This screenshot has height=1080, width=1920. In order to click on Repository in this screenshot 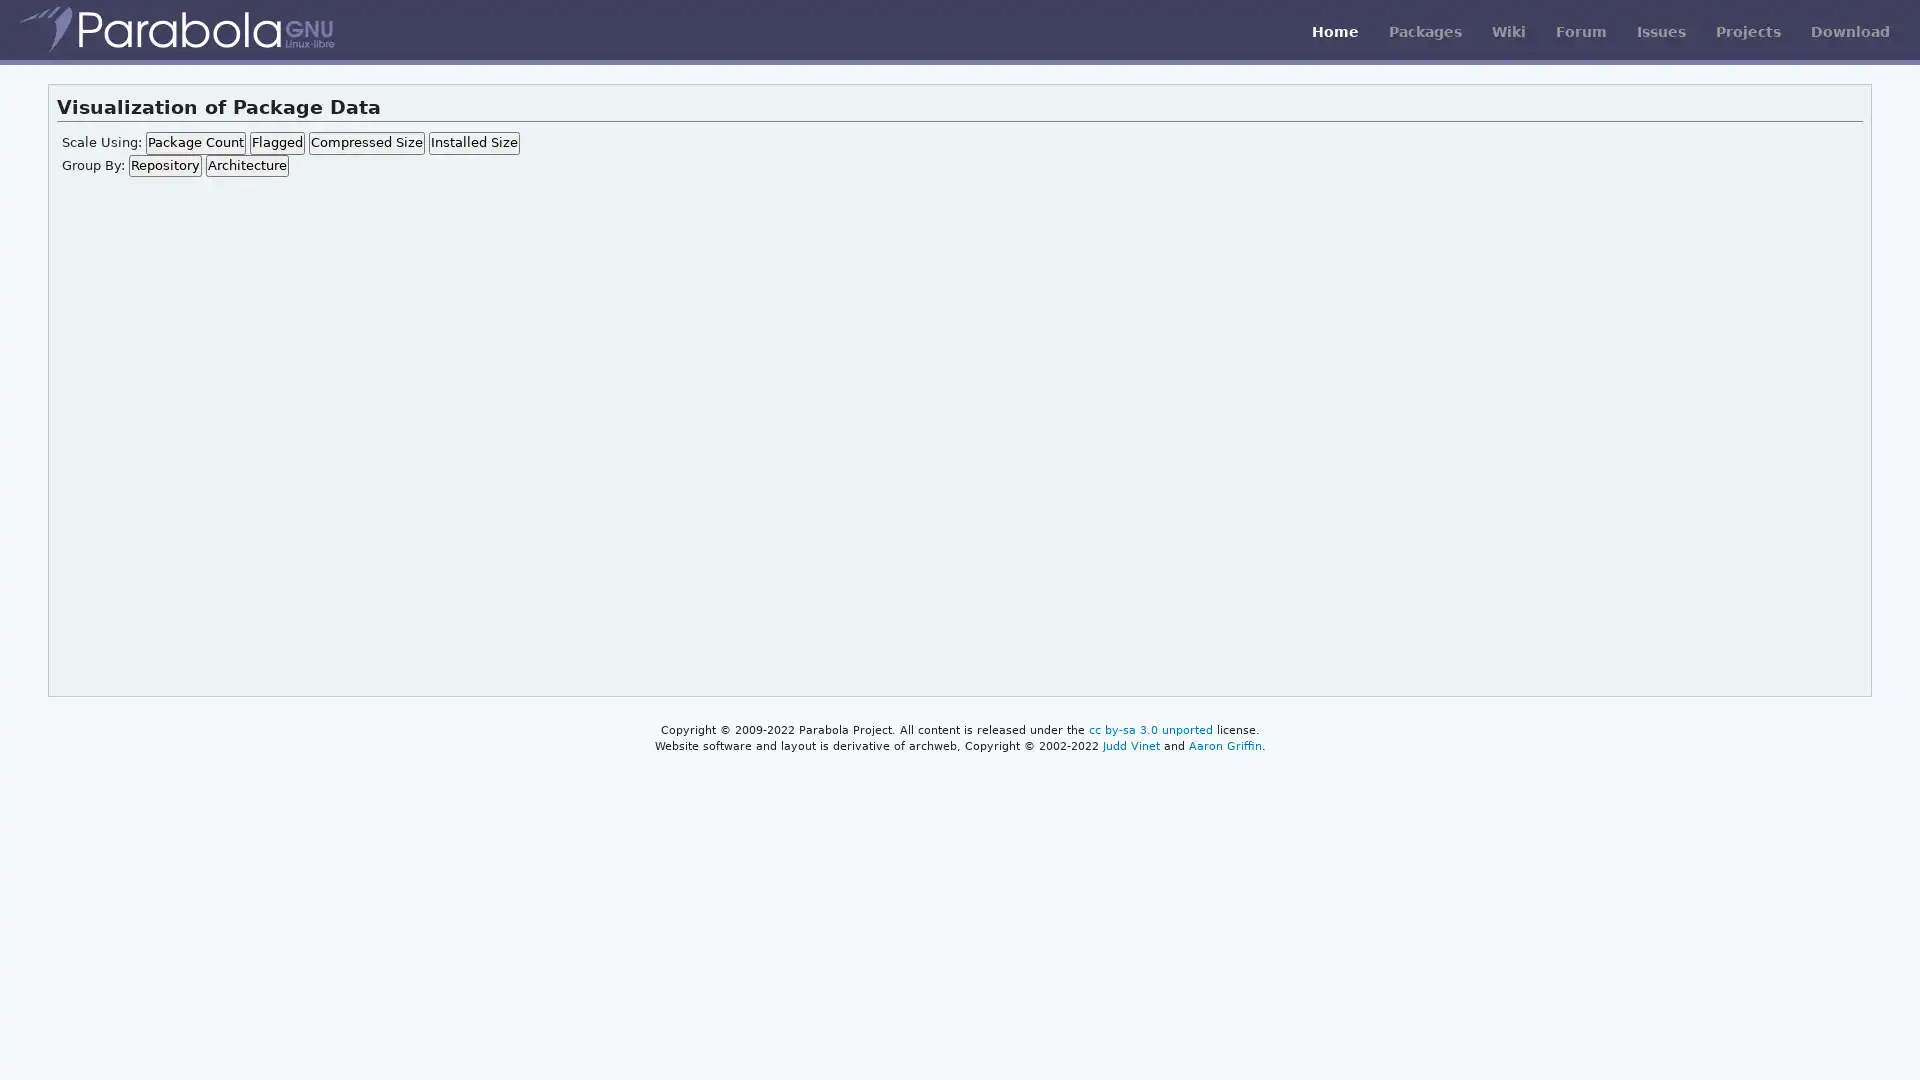, I will do `click(164, 164)`.